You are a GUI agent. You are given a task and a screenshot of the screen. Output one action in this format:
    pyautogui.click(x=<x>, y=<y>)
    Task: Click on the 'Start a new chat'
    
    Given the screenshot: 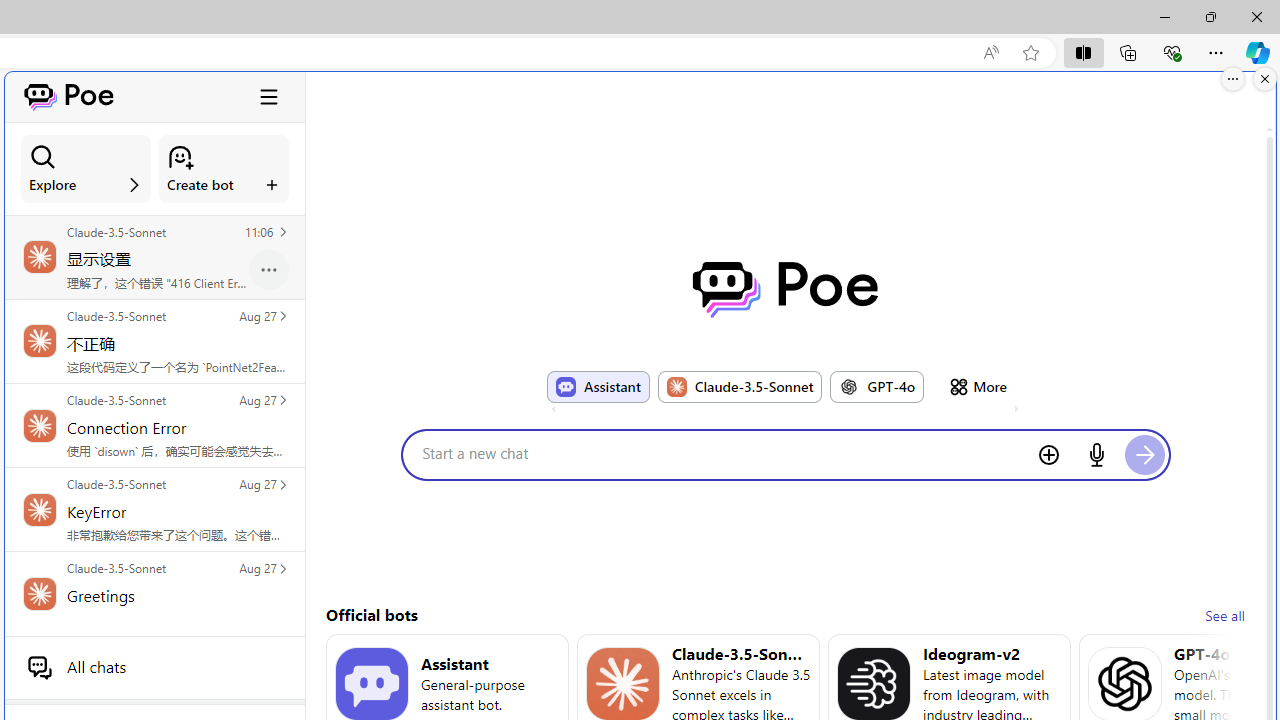 What is the action you would take?
    pyautogui.click(x=720, y=453)
    